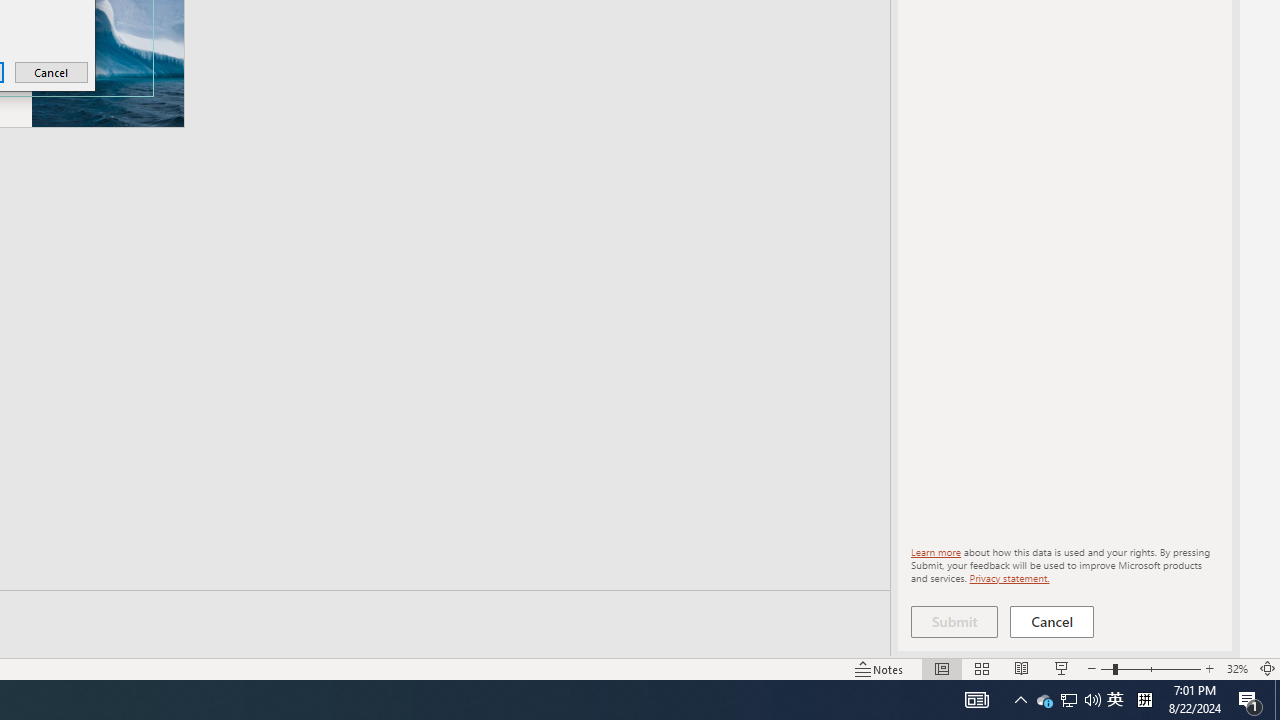 The width and height of the screenshot is (1280, 720). Describe the element at coordinates (953, 621) in the screenshot. I see `'Submit'` at that location.